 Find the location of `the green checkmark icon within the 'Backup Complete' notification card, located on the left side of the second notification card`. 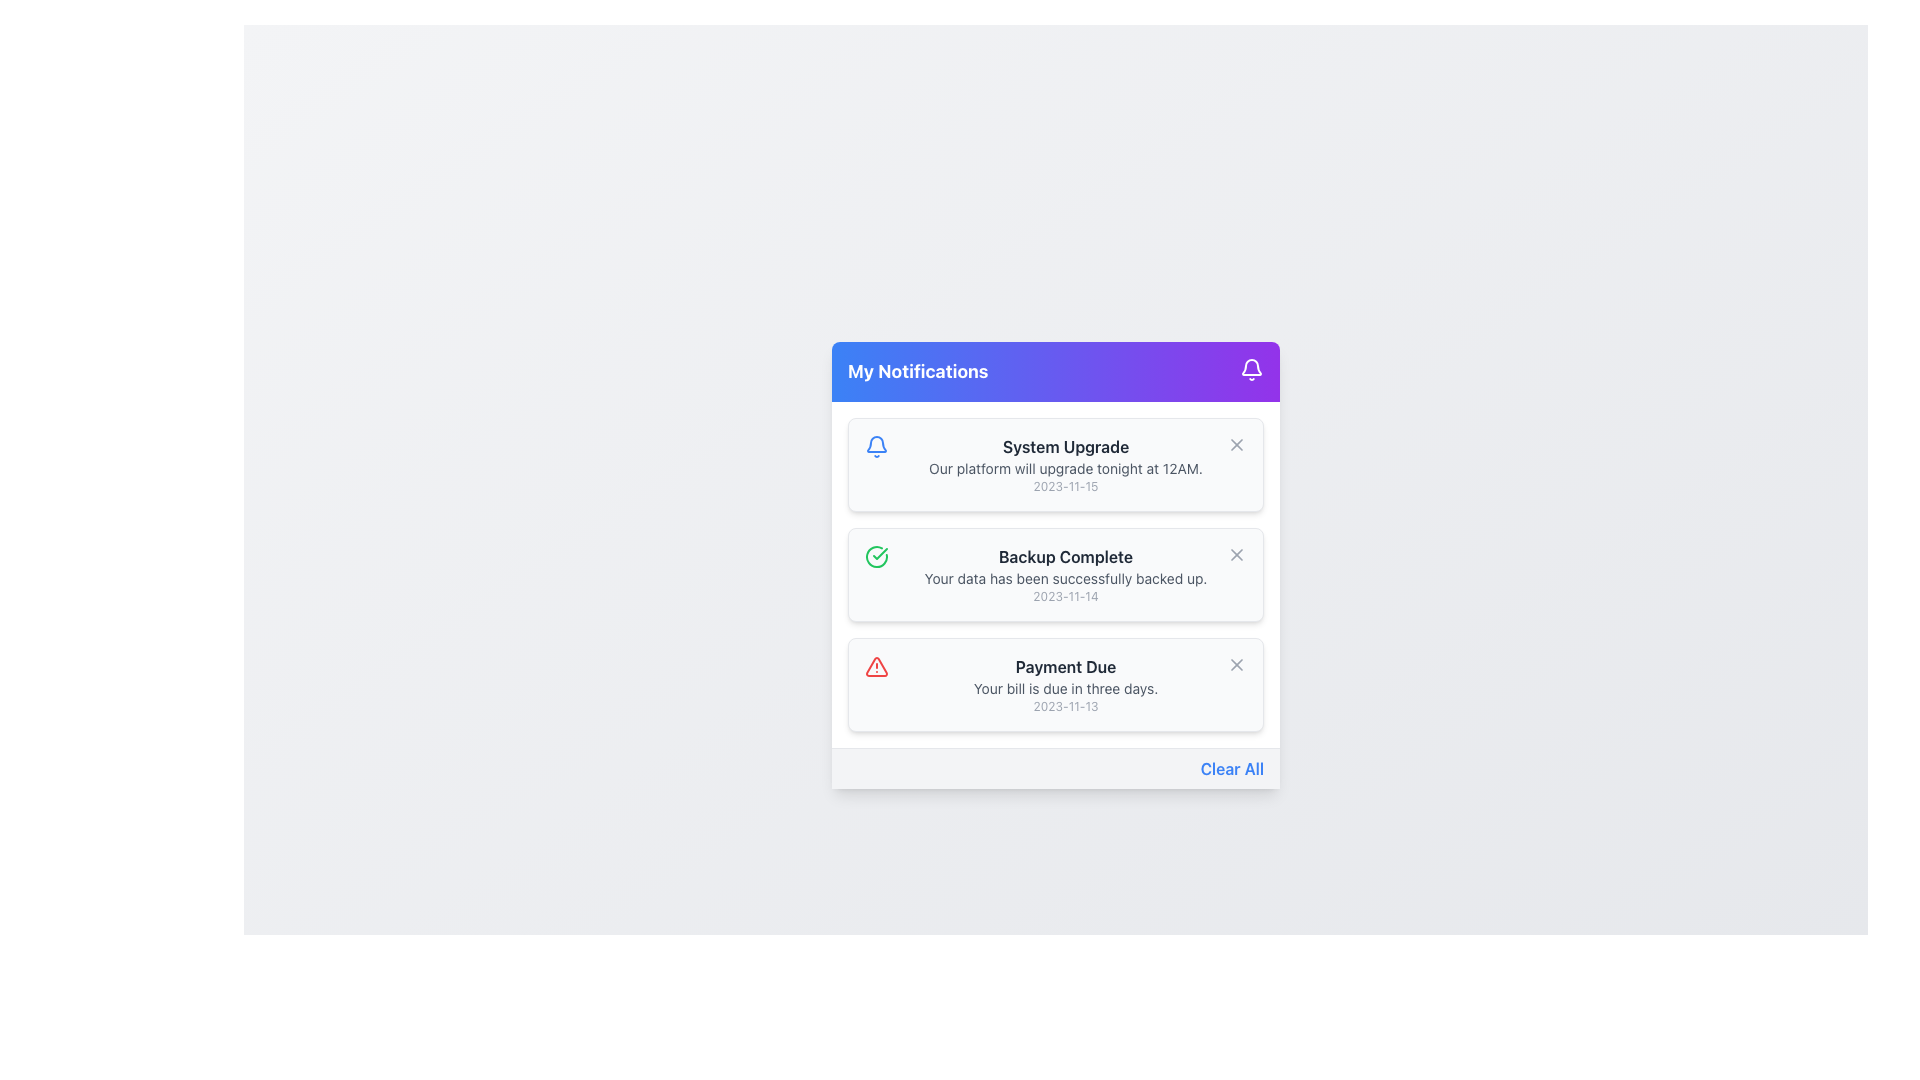

the green checkmark icon within the 'Backup Complete' notification card, located on the left side of the second notification card is located at coordinates (877, 555).